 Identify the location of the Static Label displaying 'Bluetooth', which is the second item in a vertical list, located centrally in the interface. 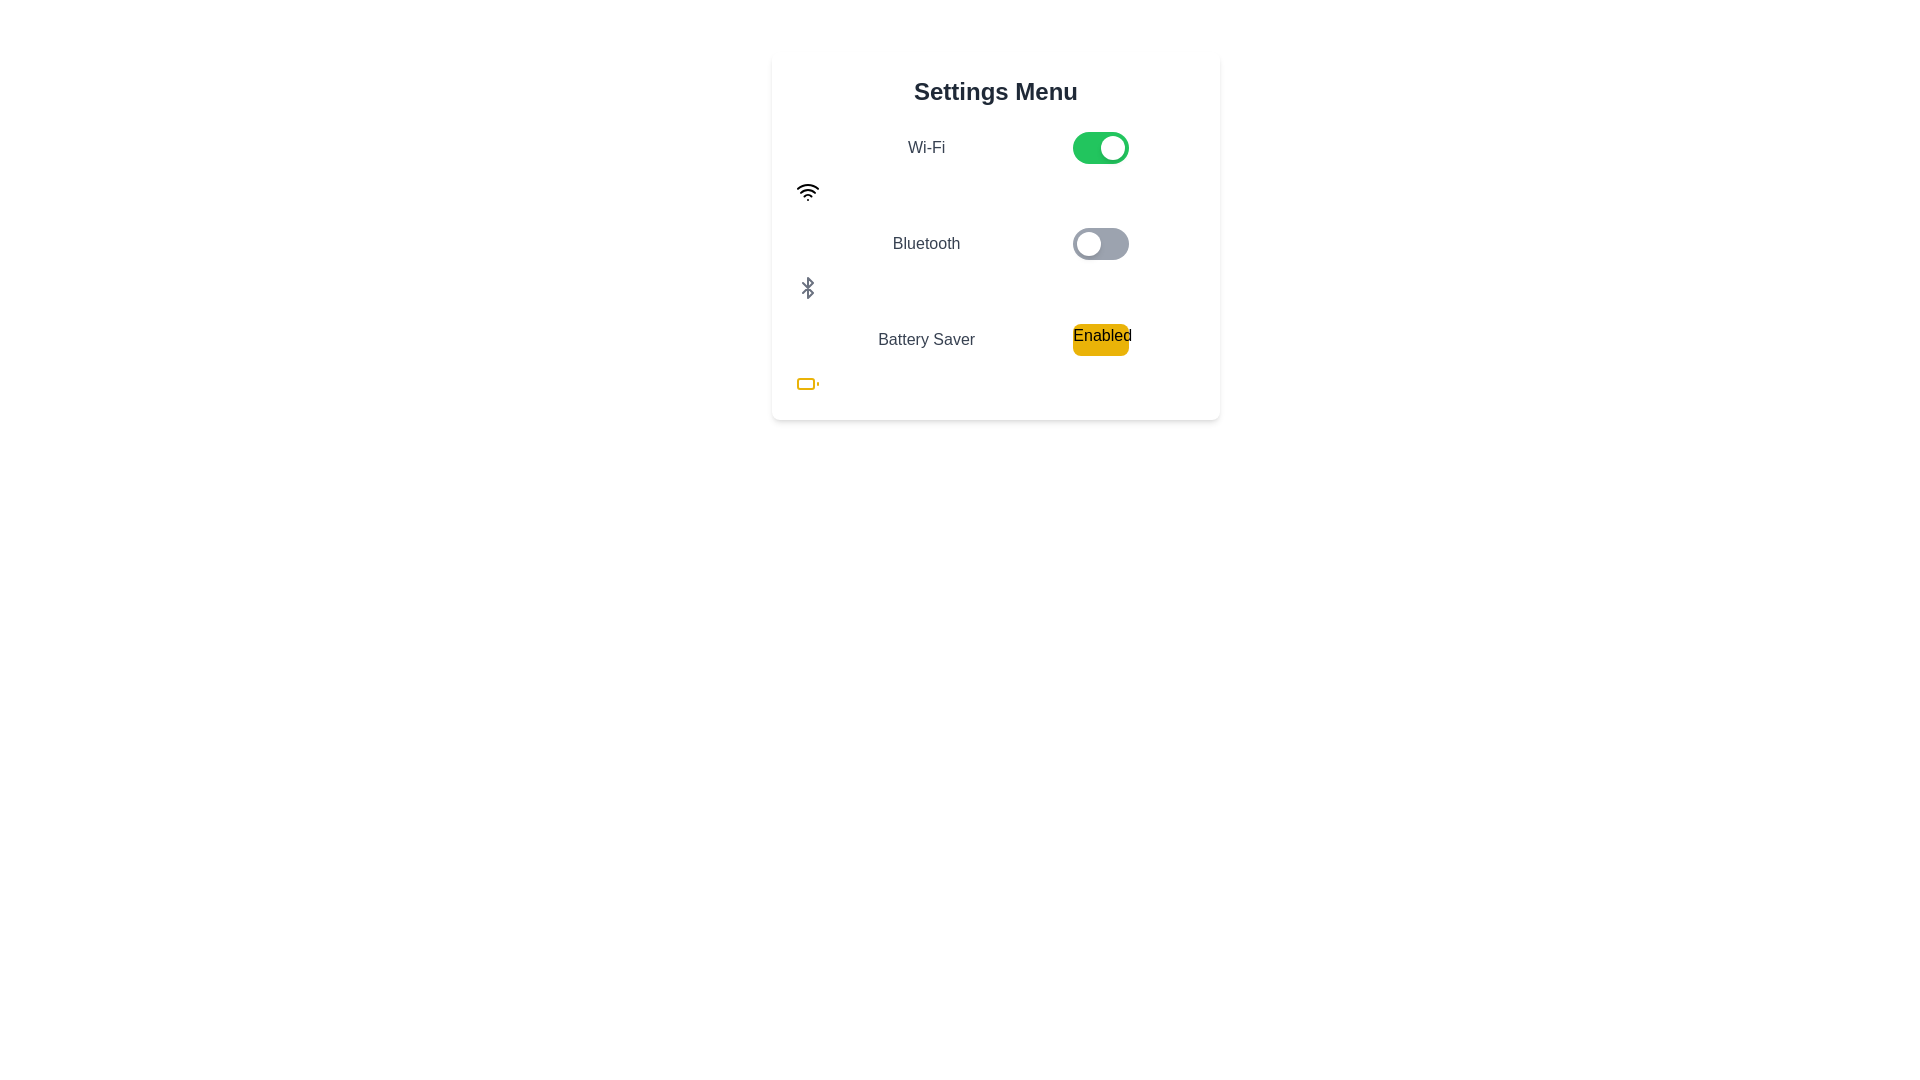
(925, 242).